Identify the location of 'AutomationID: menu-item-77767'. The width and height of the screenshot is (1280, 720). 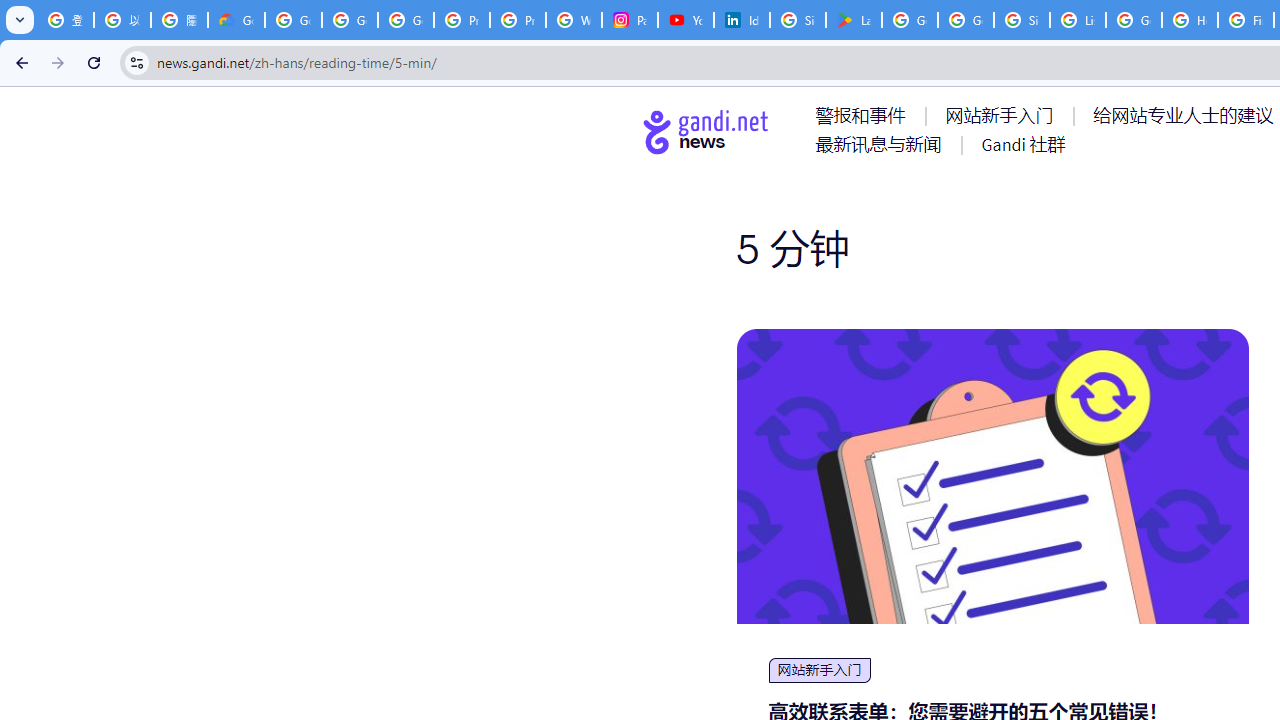
(1023, 143).